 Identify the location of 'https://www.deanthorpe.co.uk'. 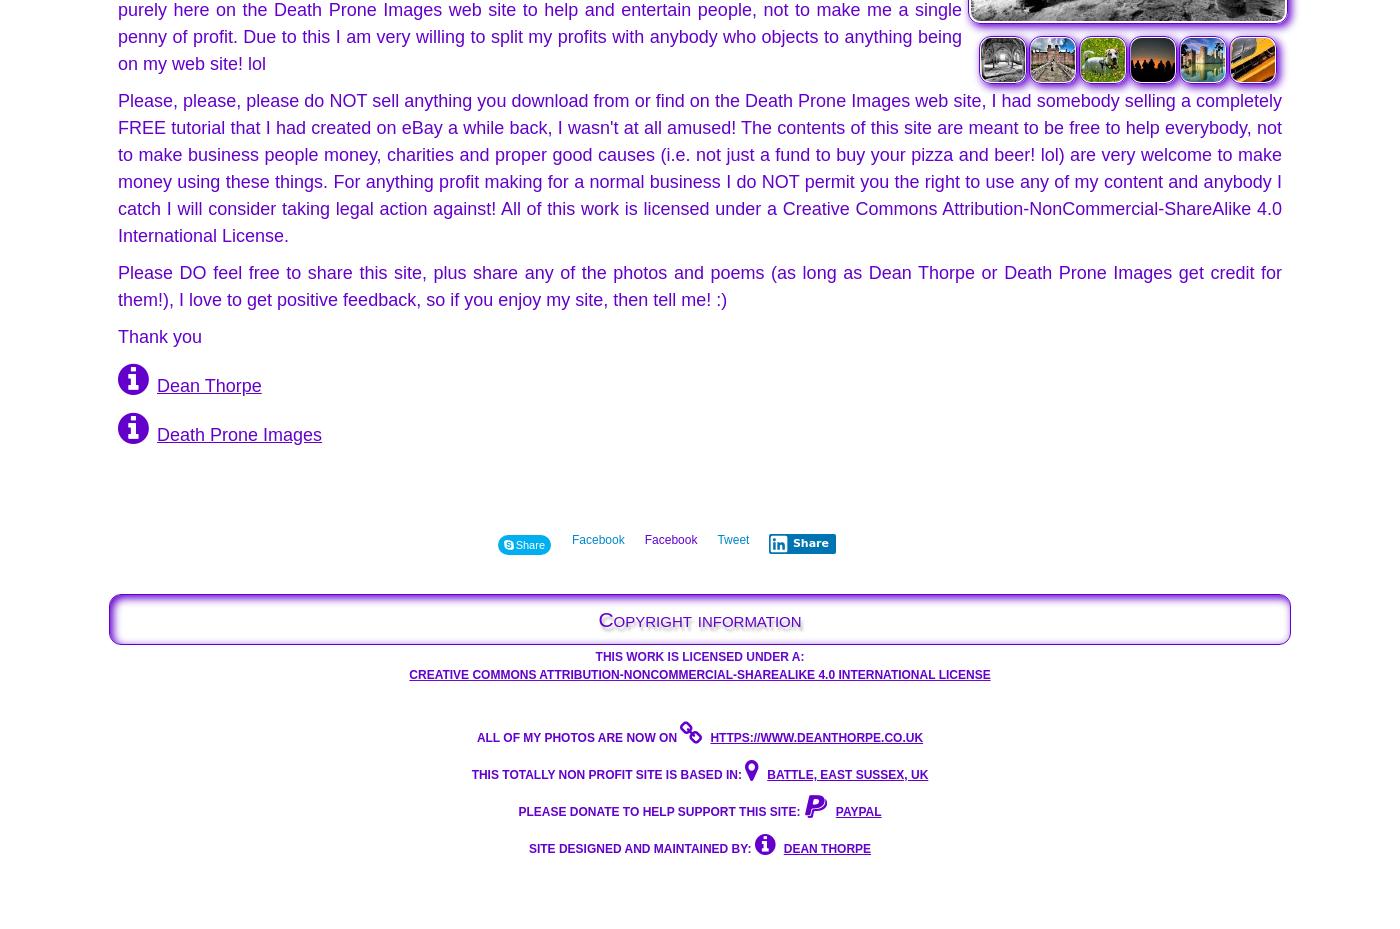
(816, 737).